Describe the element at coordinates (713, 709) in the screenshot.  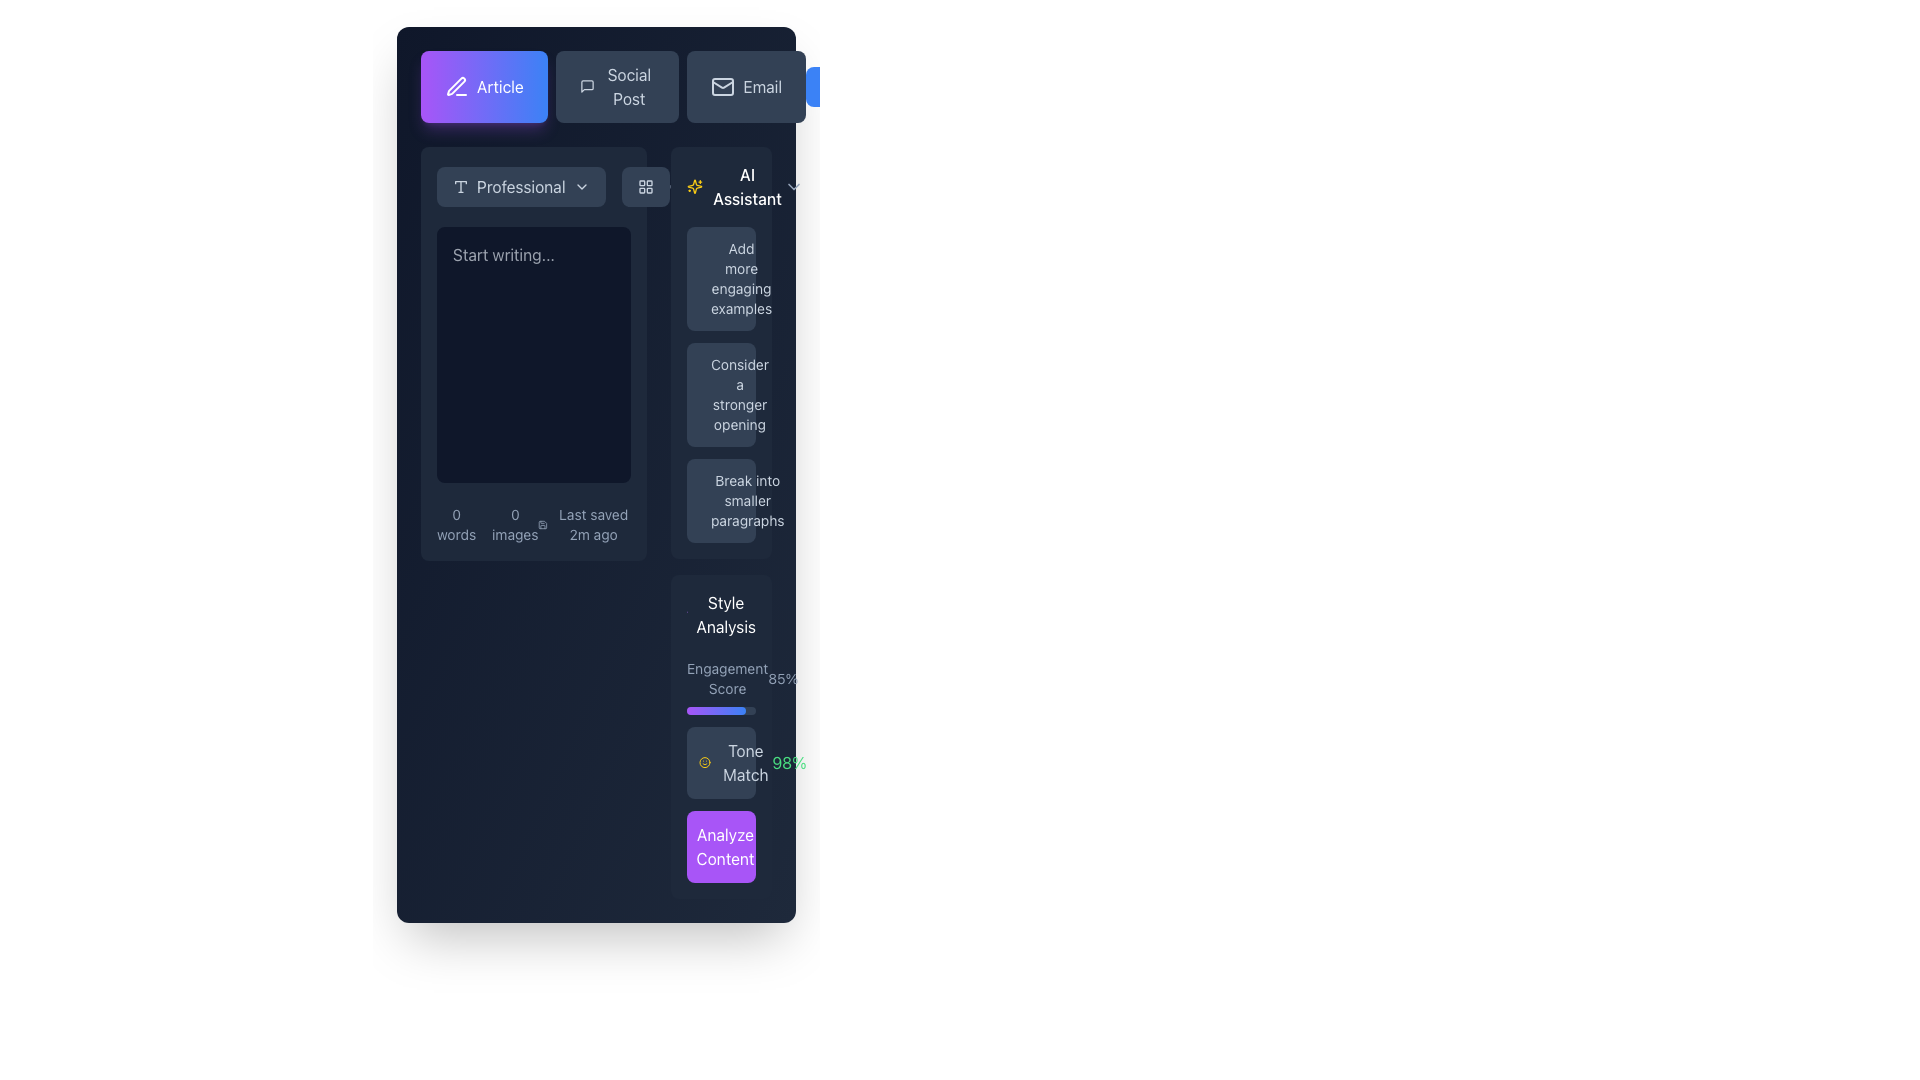
I see `the progression value` at that location.